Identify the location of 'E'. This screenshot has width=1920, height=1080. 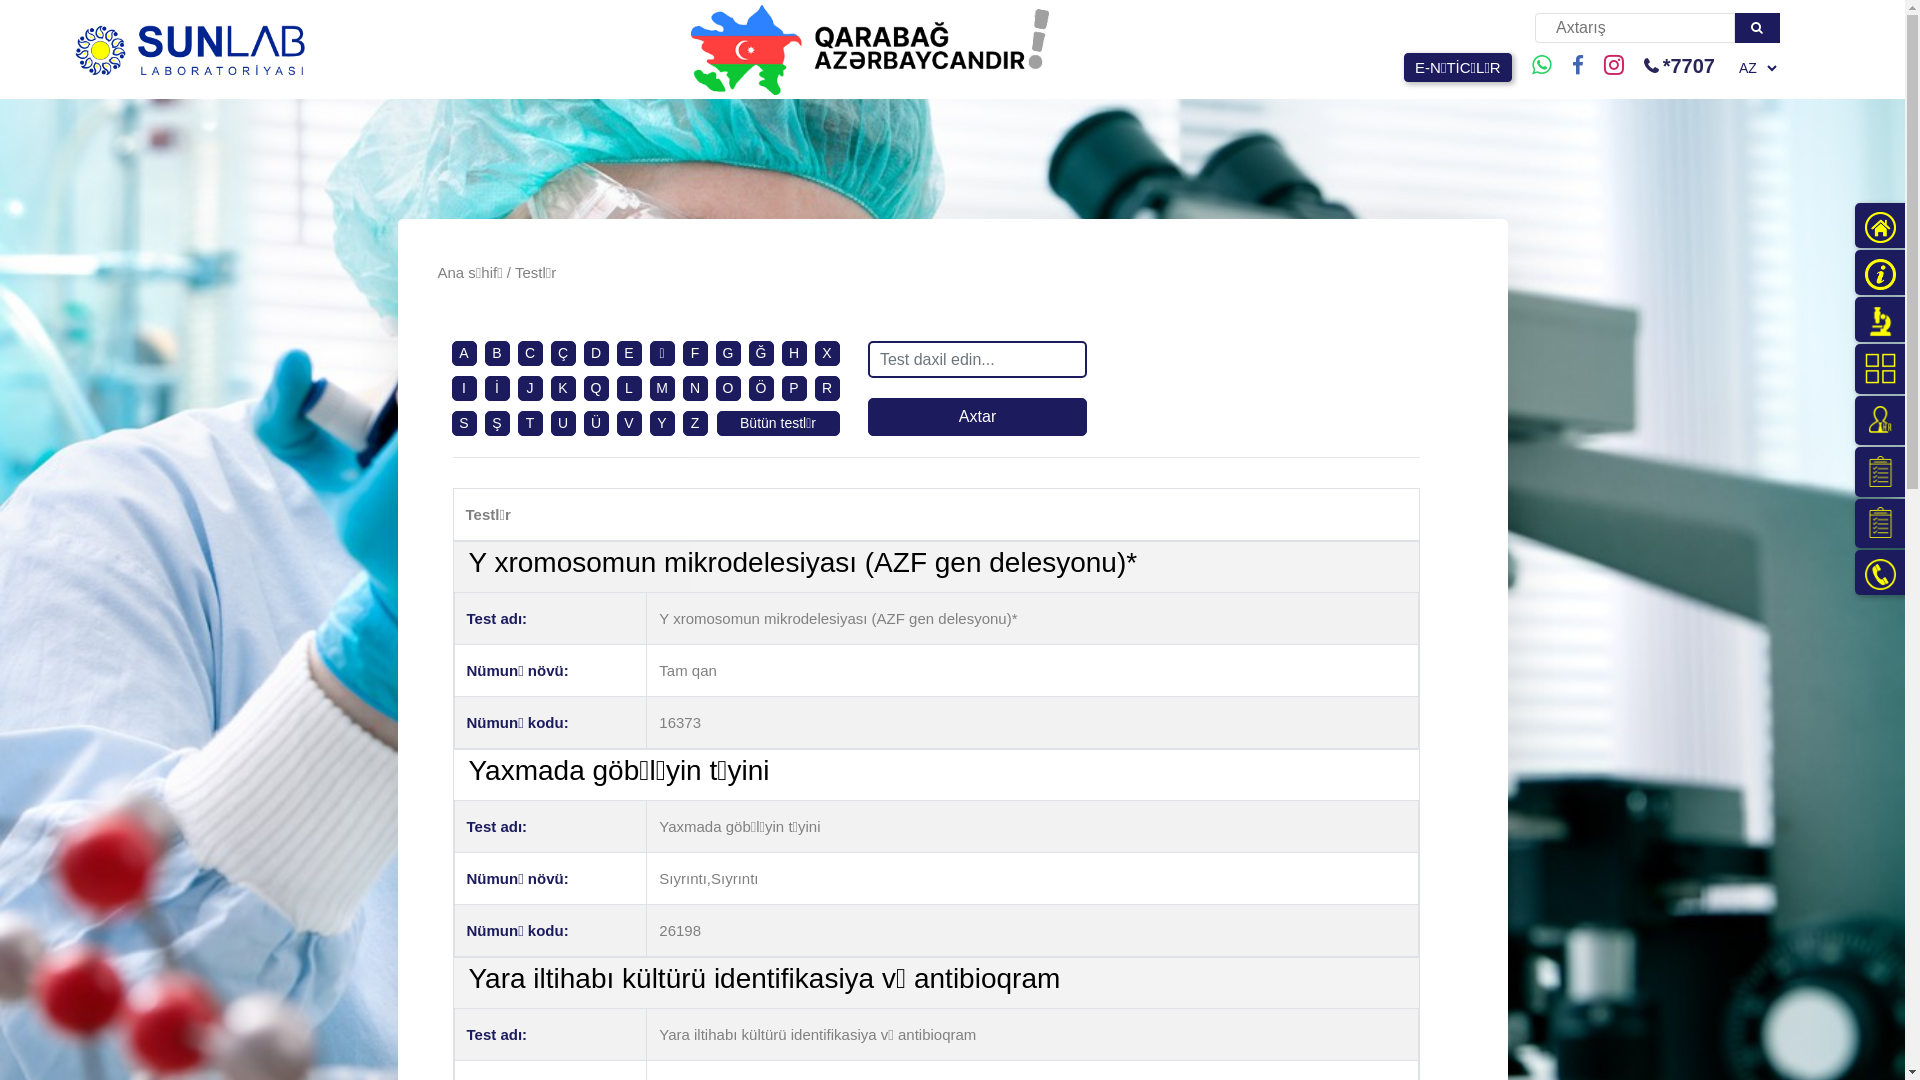
(627, 352).